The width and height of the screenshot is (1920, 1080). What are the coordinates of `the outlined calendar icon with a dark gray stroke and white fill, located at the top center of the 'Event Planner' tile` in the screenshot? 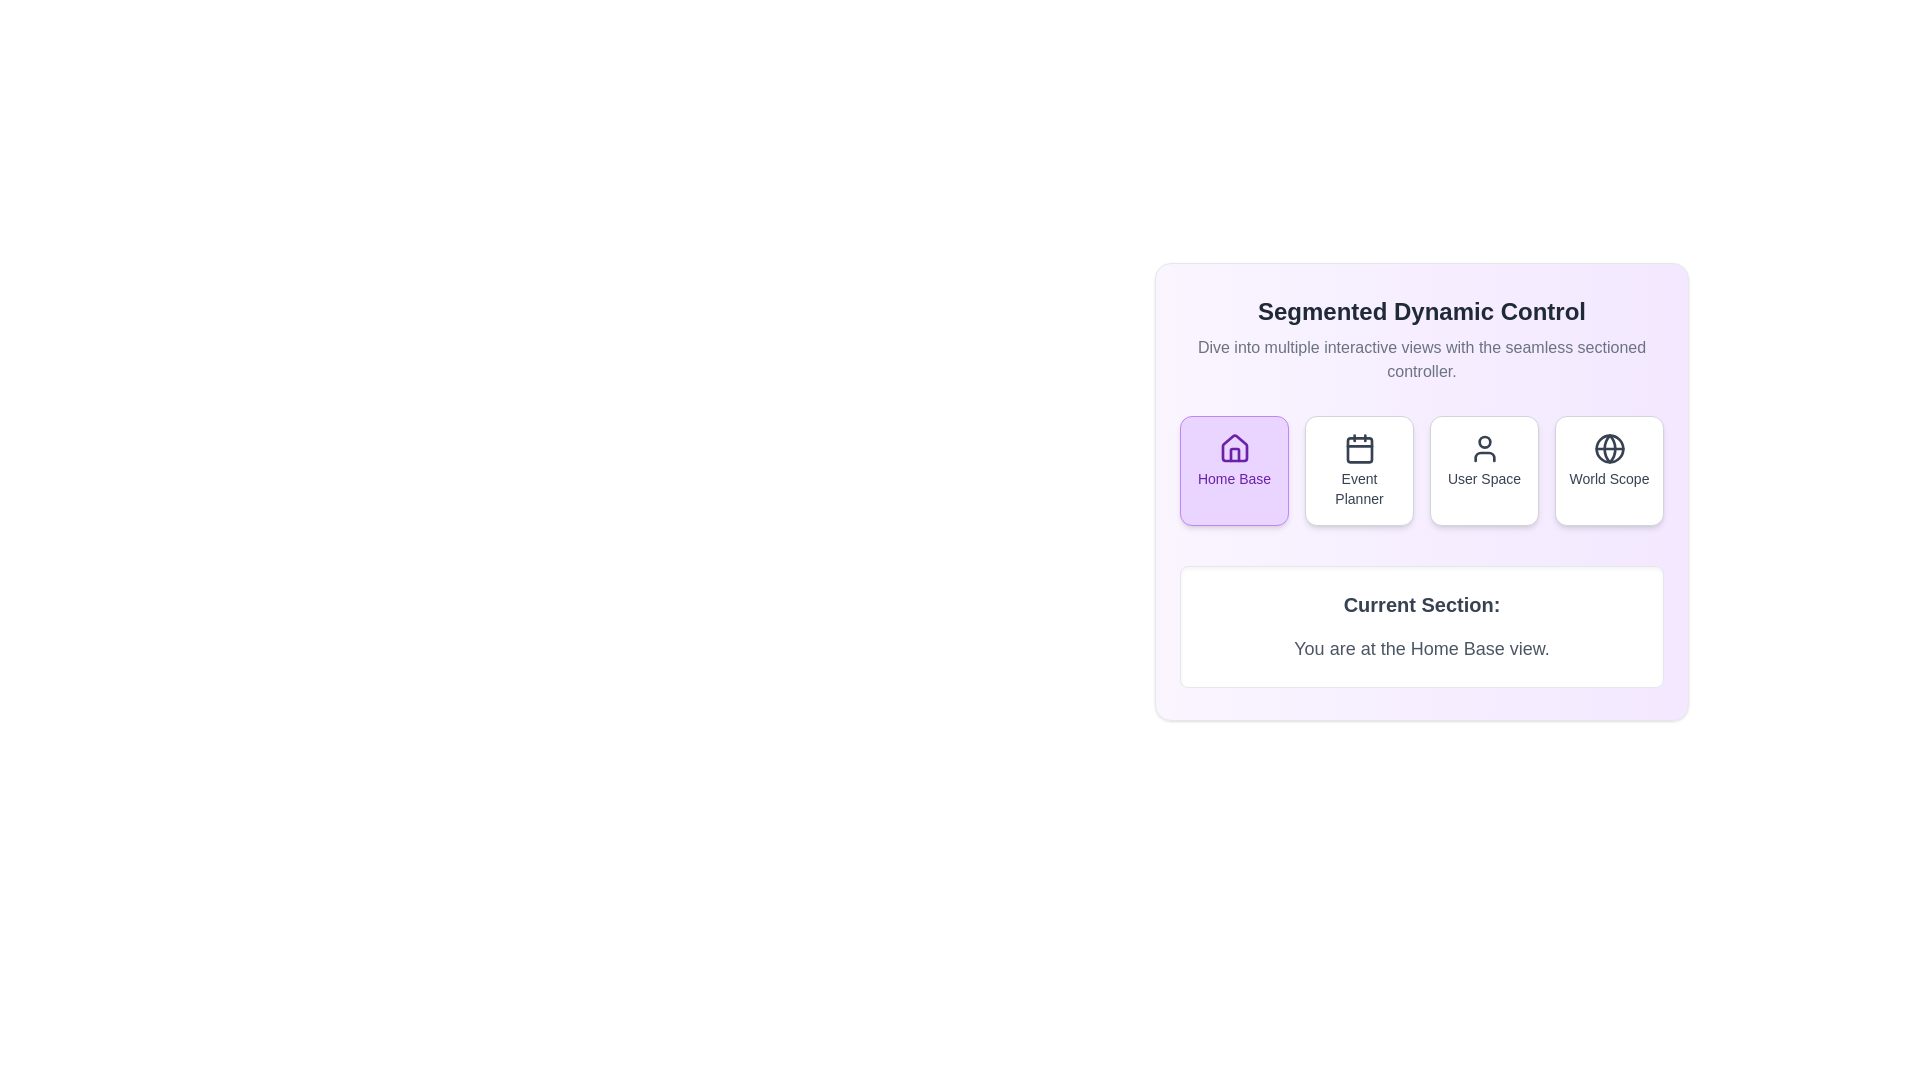 It's located at (1359, 447).